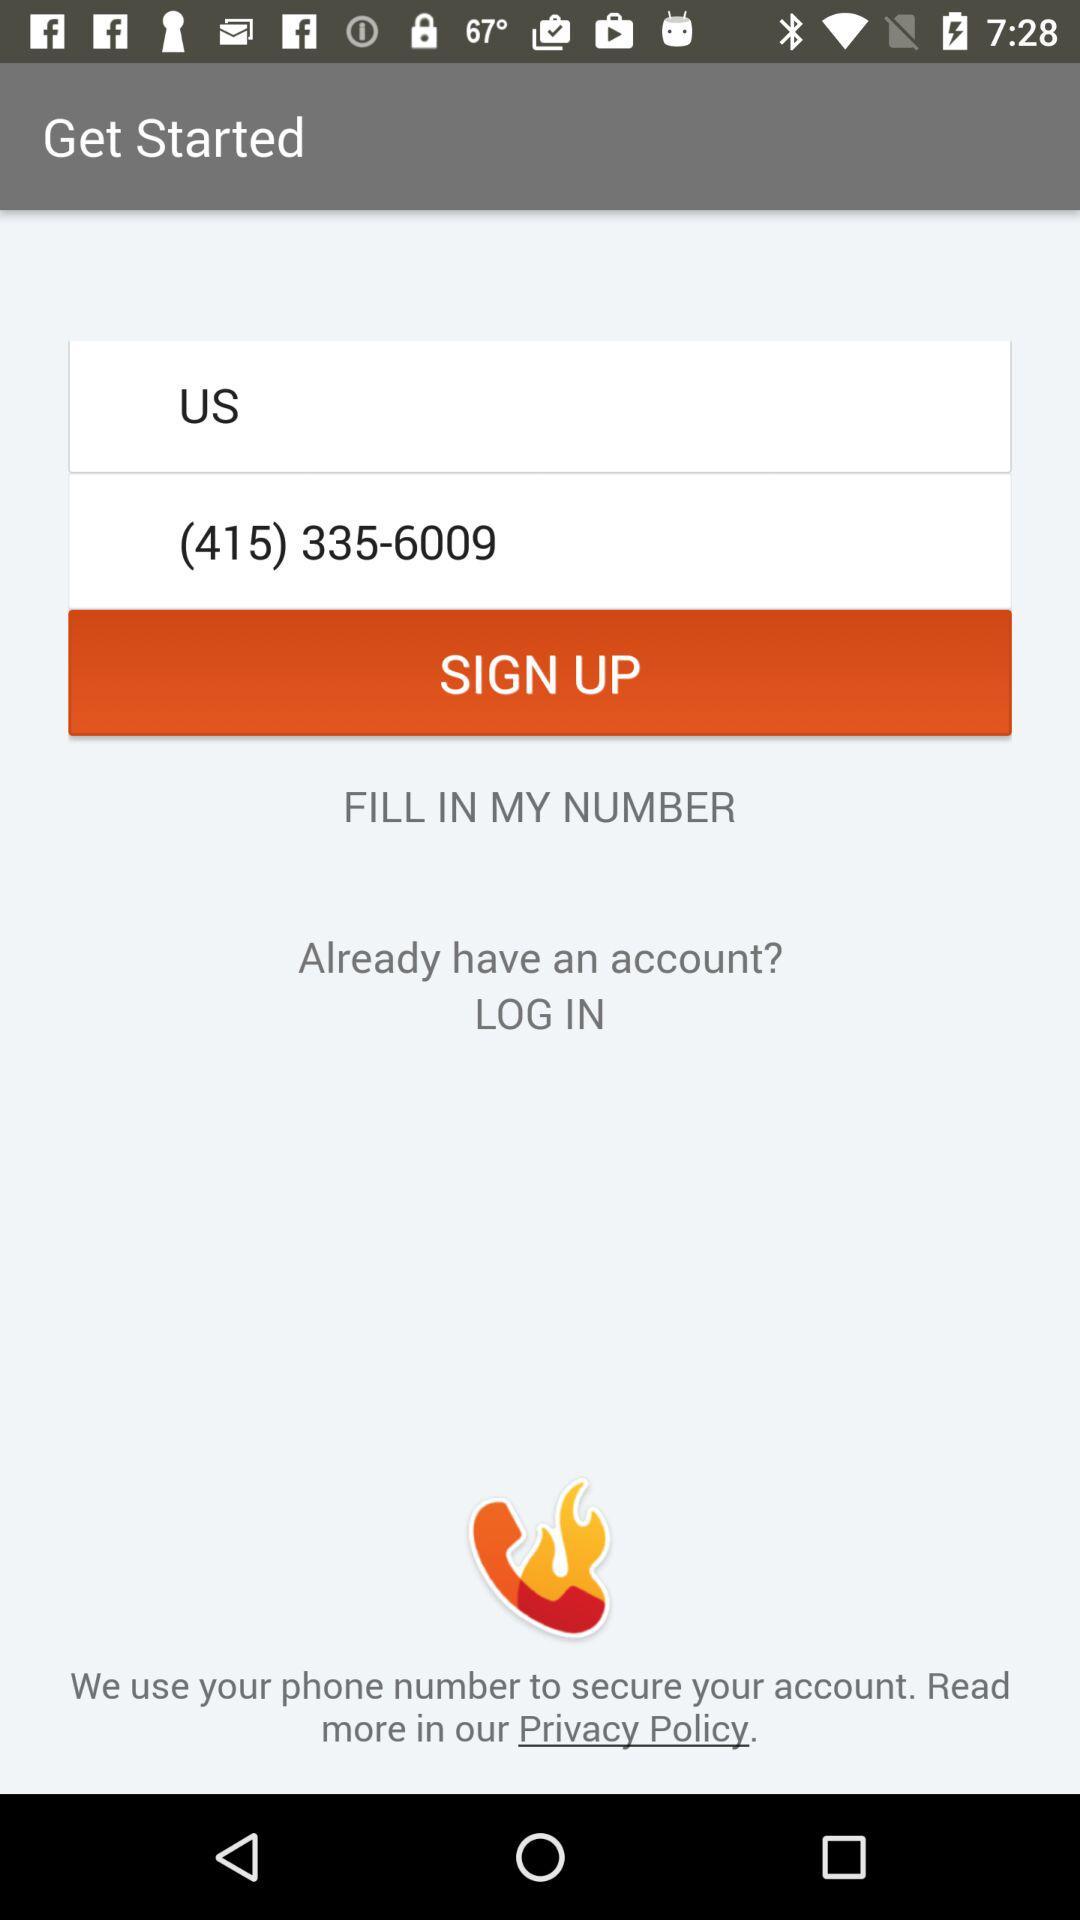  What do you see at coordinates (540, 672) in the screenshot?
I see `item above the fill in my item` at bounding box center [540, 672].